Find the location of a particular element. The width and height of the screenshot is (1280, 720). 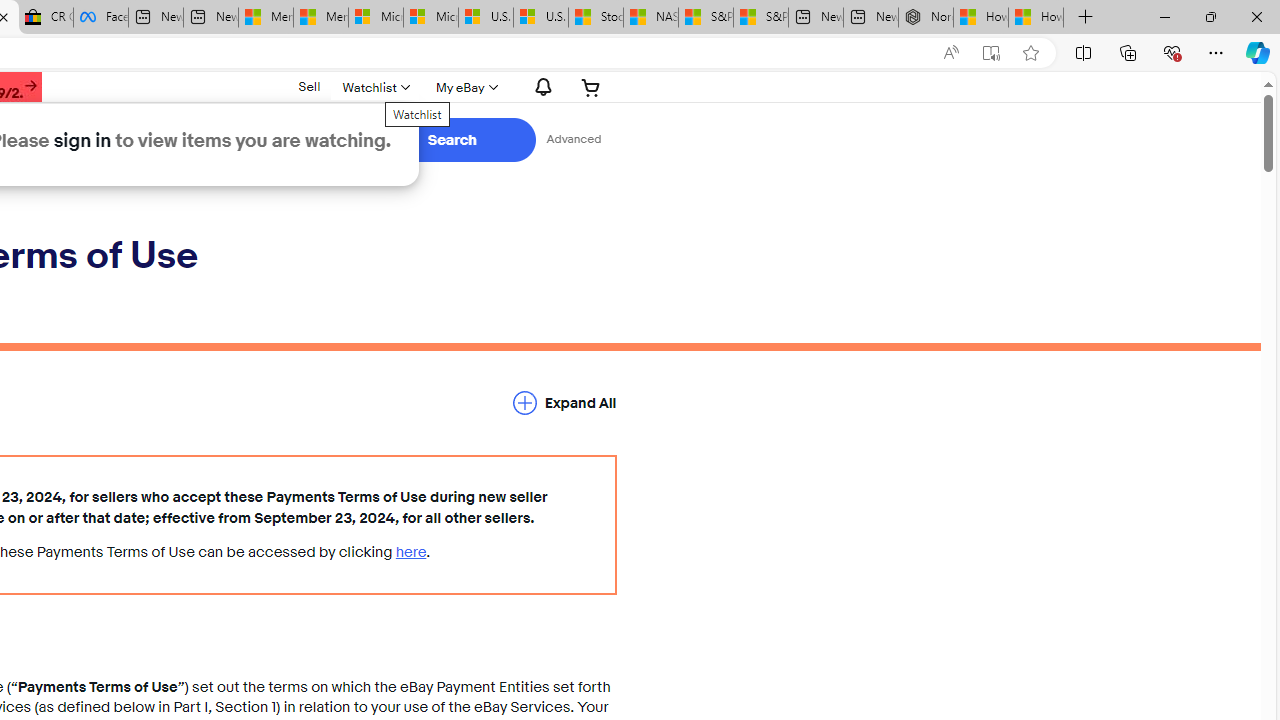

'How to Use a Monitor With Your Closed Laptop' is located at coordinates (1036, 17).